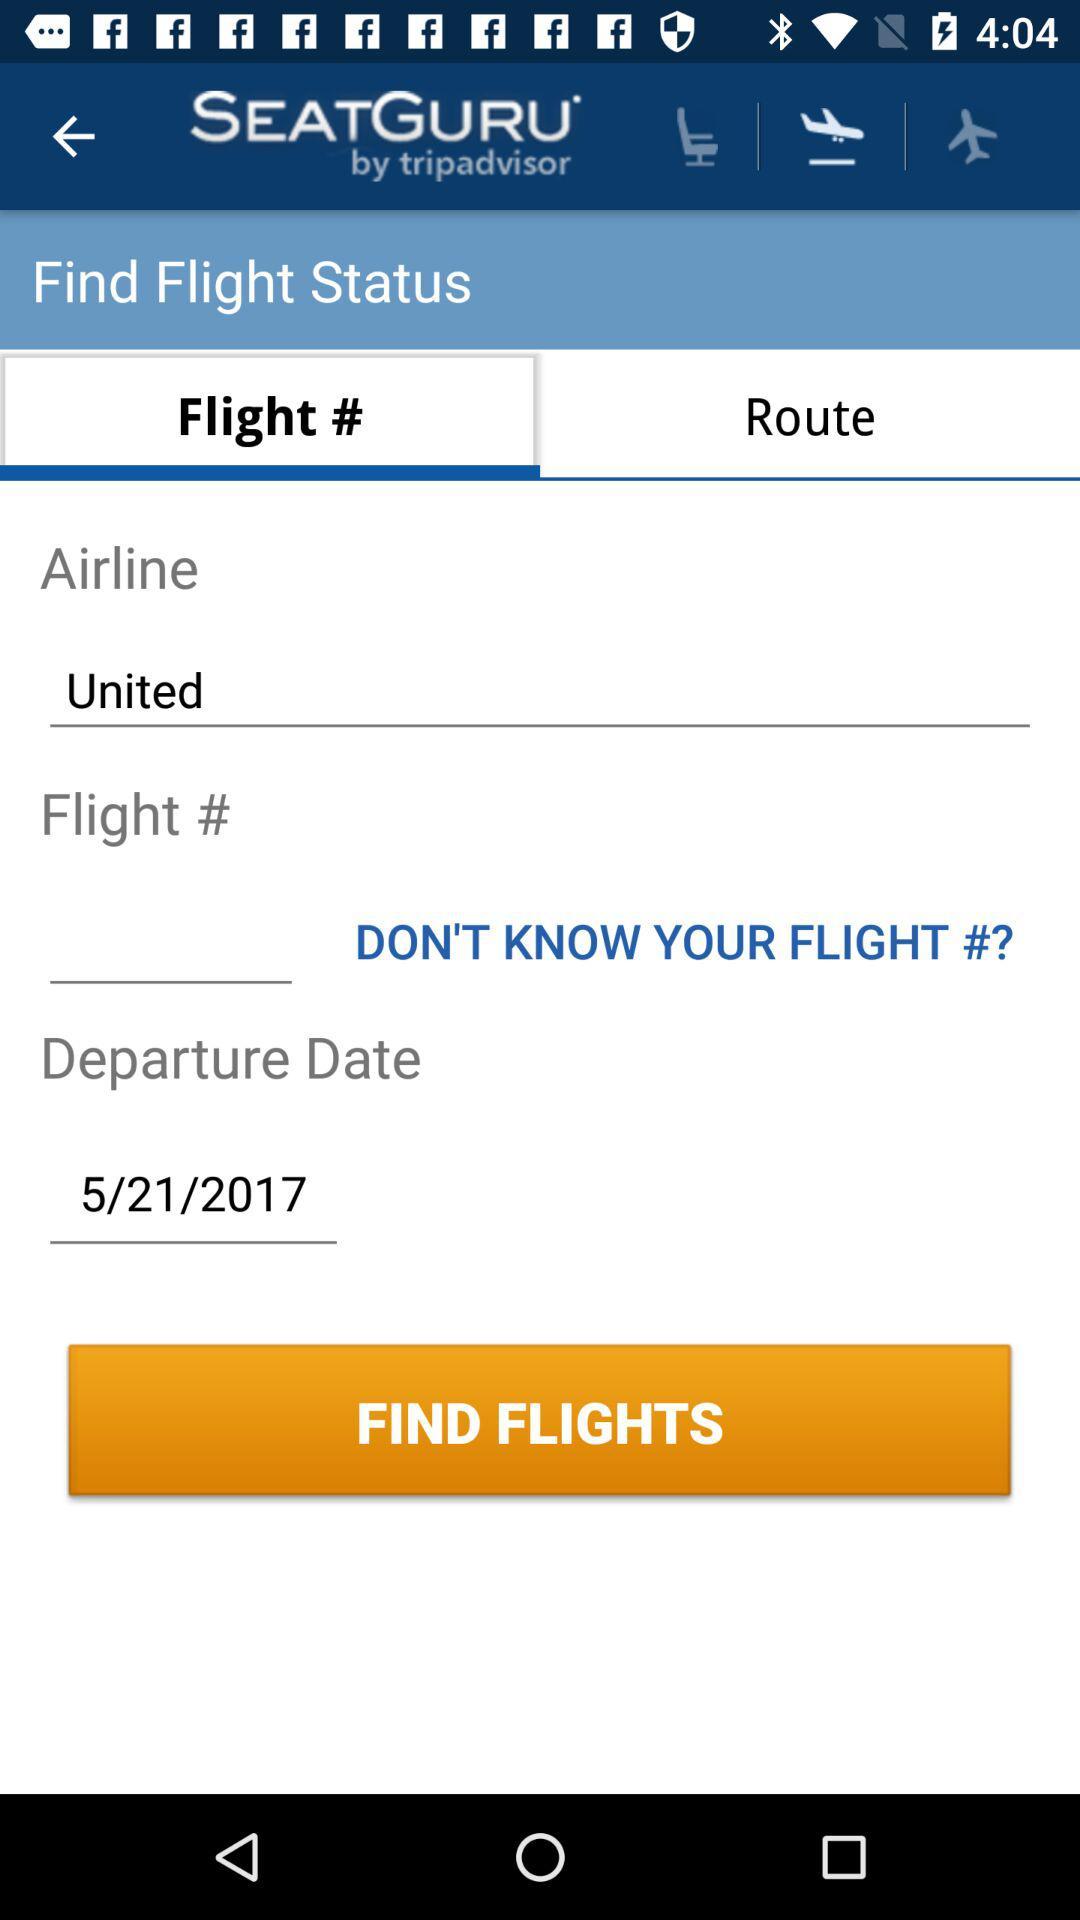 The height and width of the screenshot is (1920, 1080). What do you see at coordinates (971, 135) in the screenshot?
I see `airplane mode` at bounding box center [971, 135].